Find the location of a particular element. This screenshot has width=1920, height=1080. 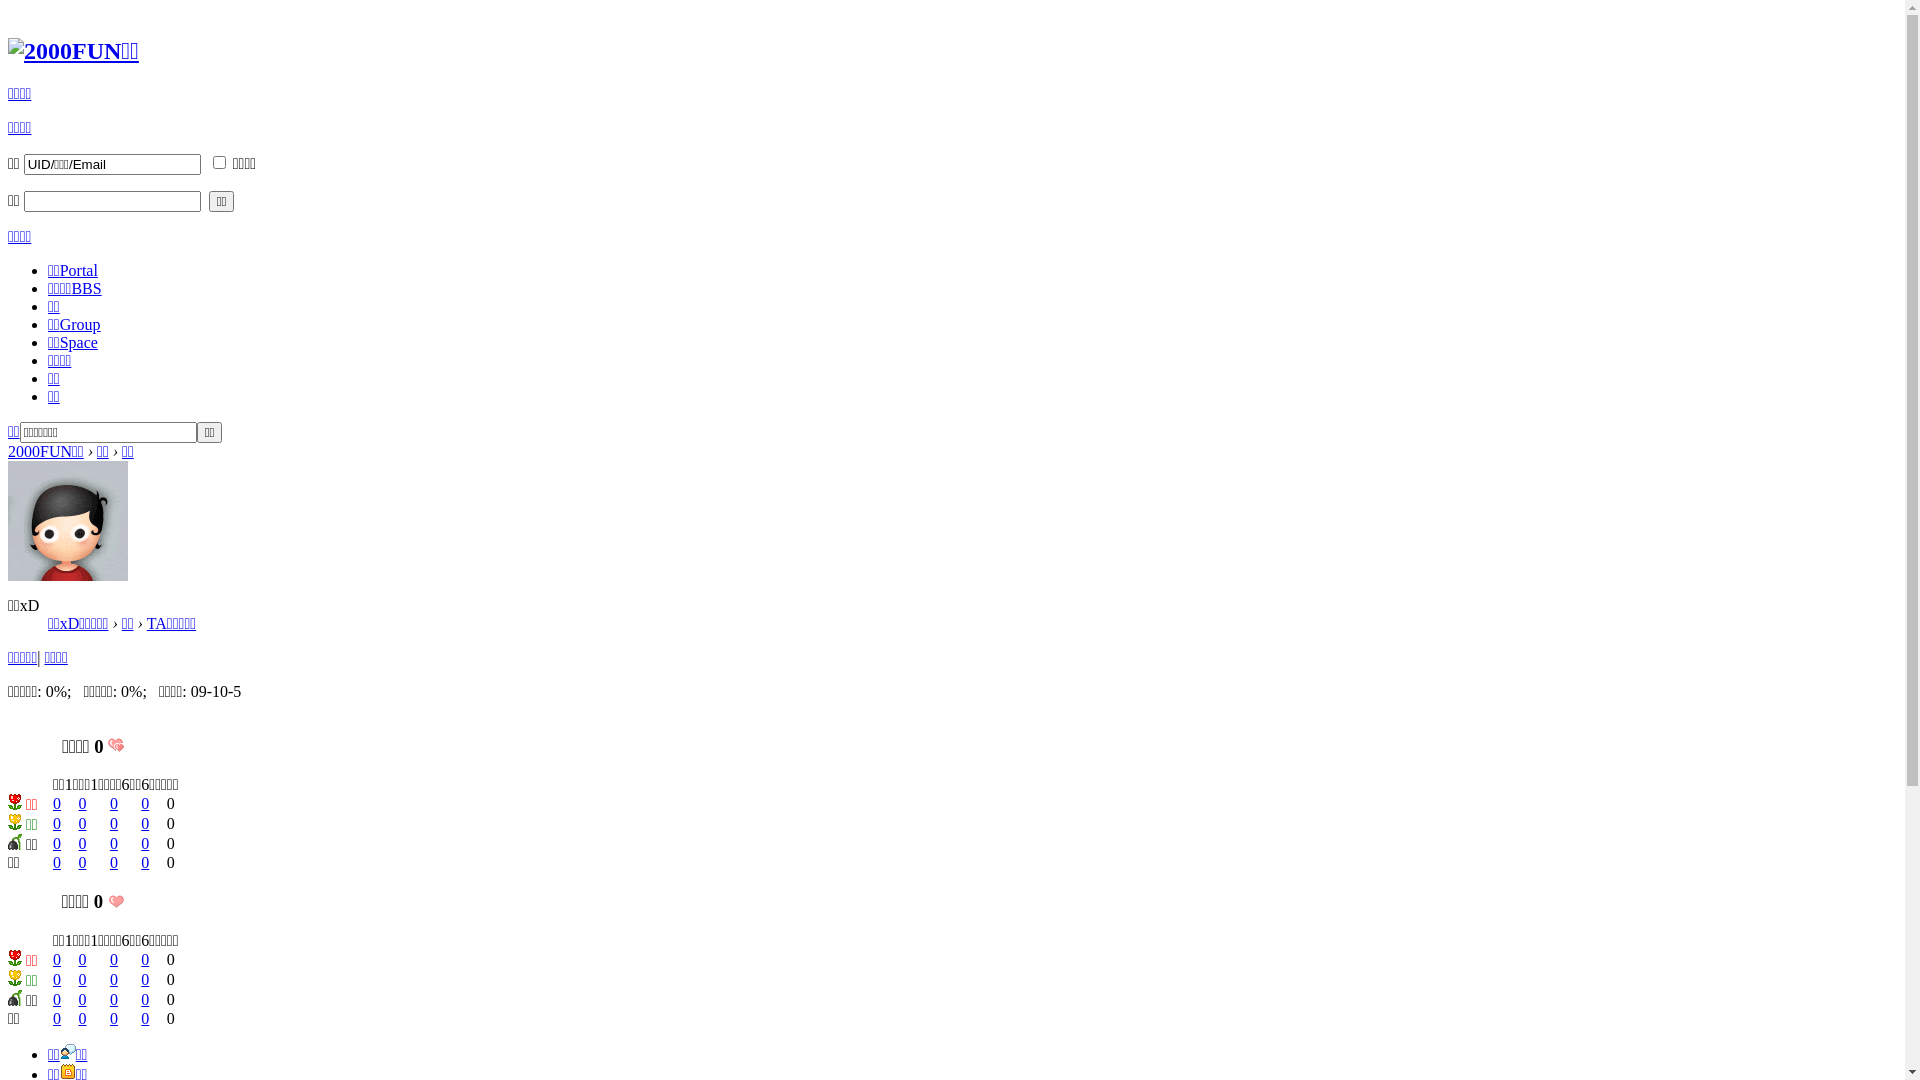

'0' is located at coordinates (109, 861).